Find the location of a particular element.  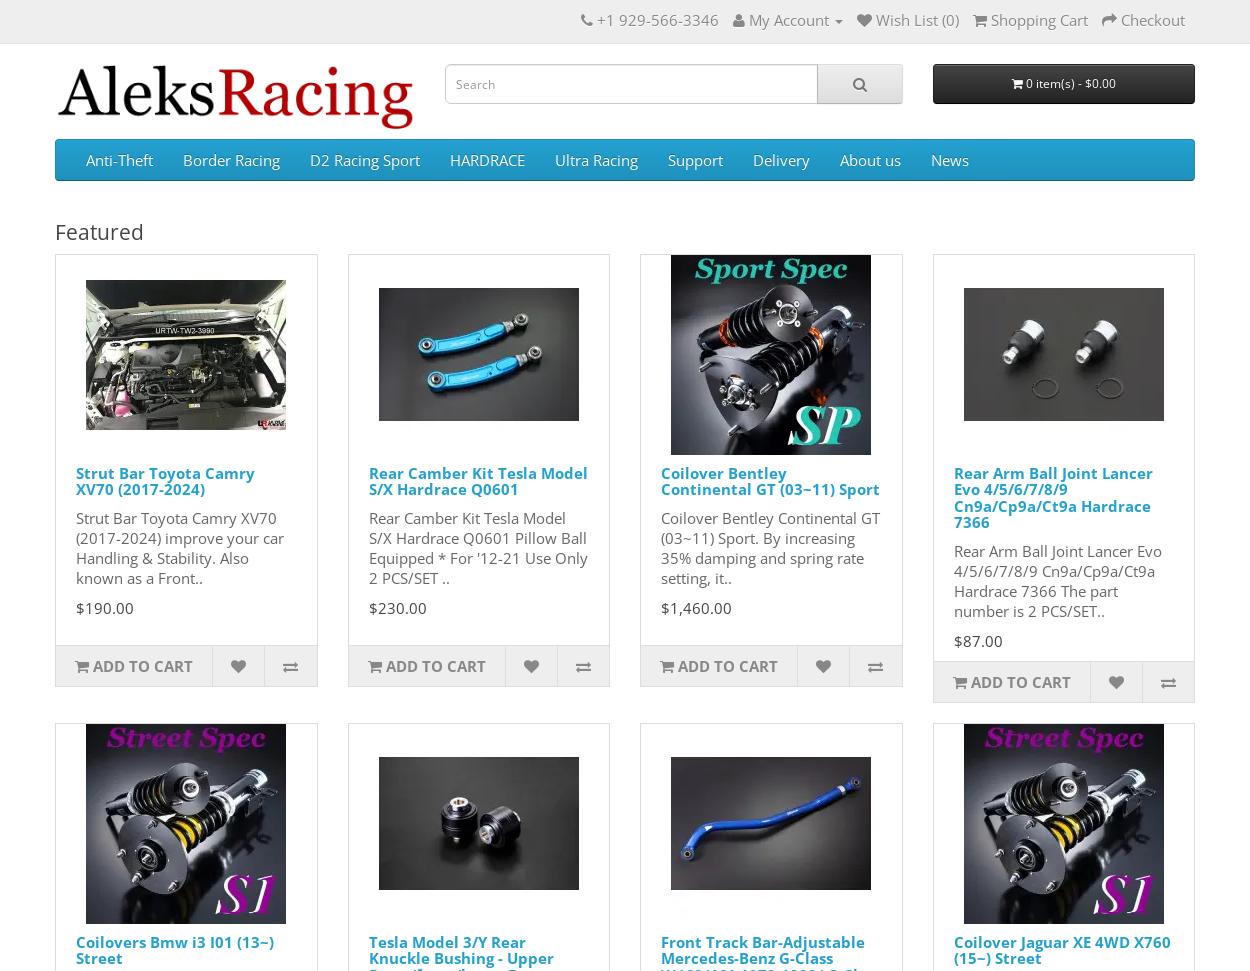

'Rear Camber Kit Tesla Model S/X Hardrace Q0601 Pillow Ball Equipped * For '12-21 Use Only 2 PCS/SET ..' is located at coordinates (476, 546).